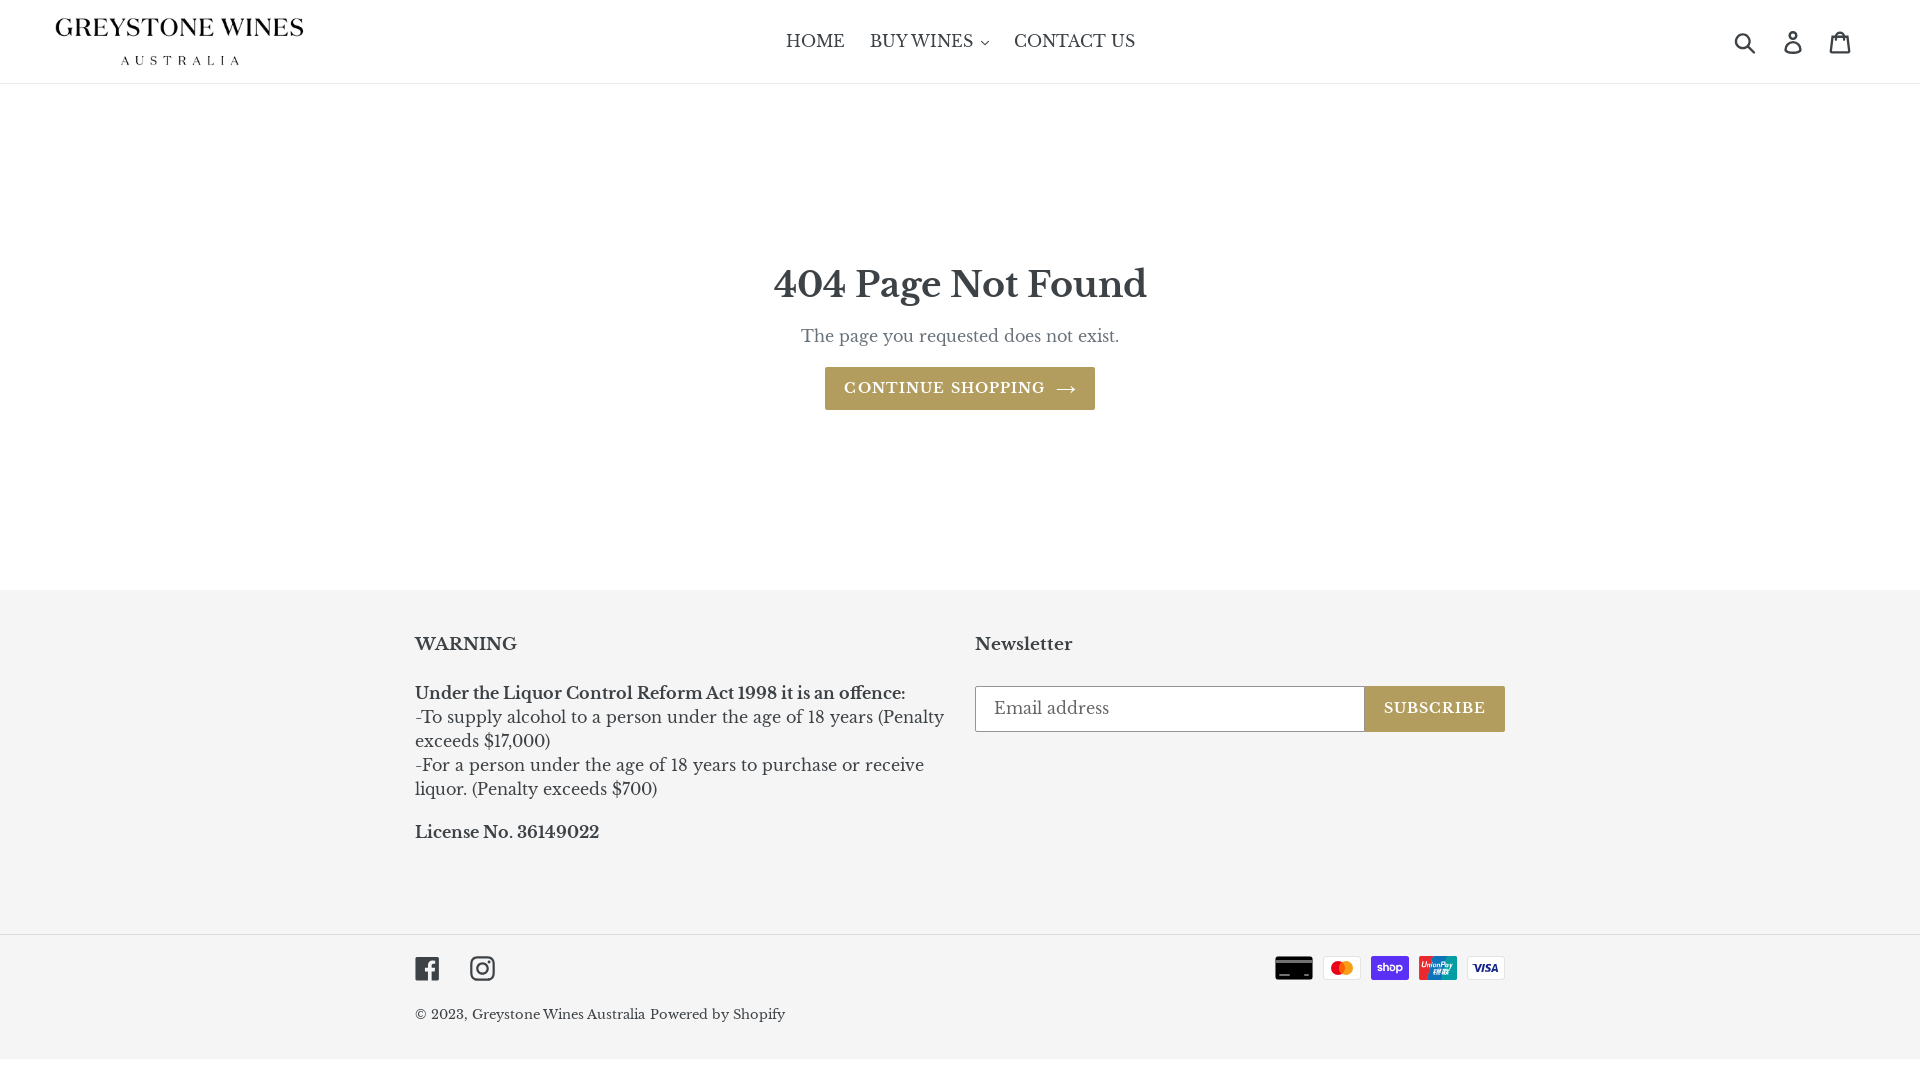 The height and width of the screenshot is (1080, 1920). I want to click on 'Powered by Shopify', so click(649, 1013).